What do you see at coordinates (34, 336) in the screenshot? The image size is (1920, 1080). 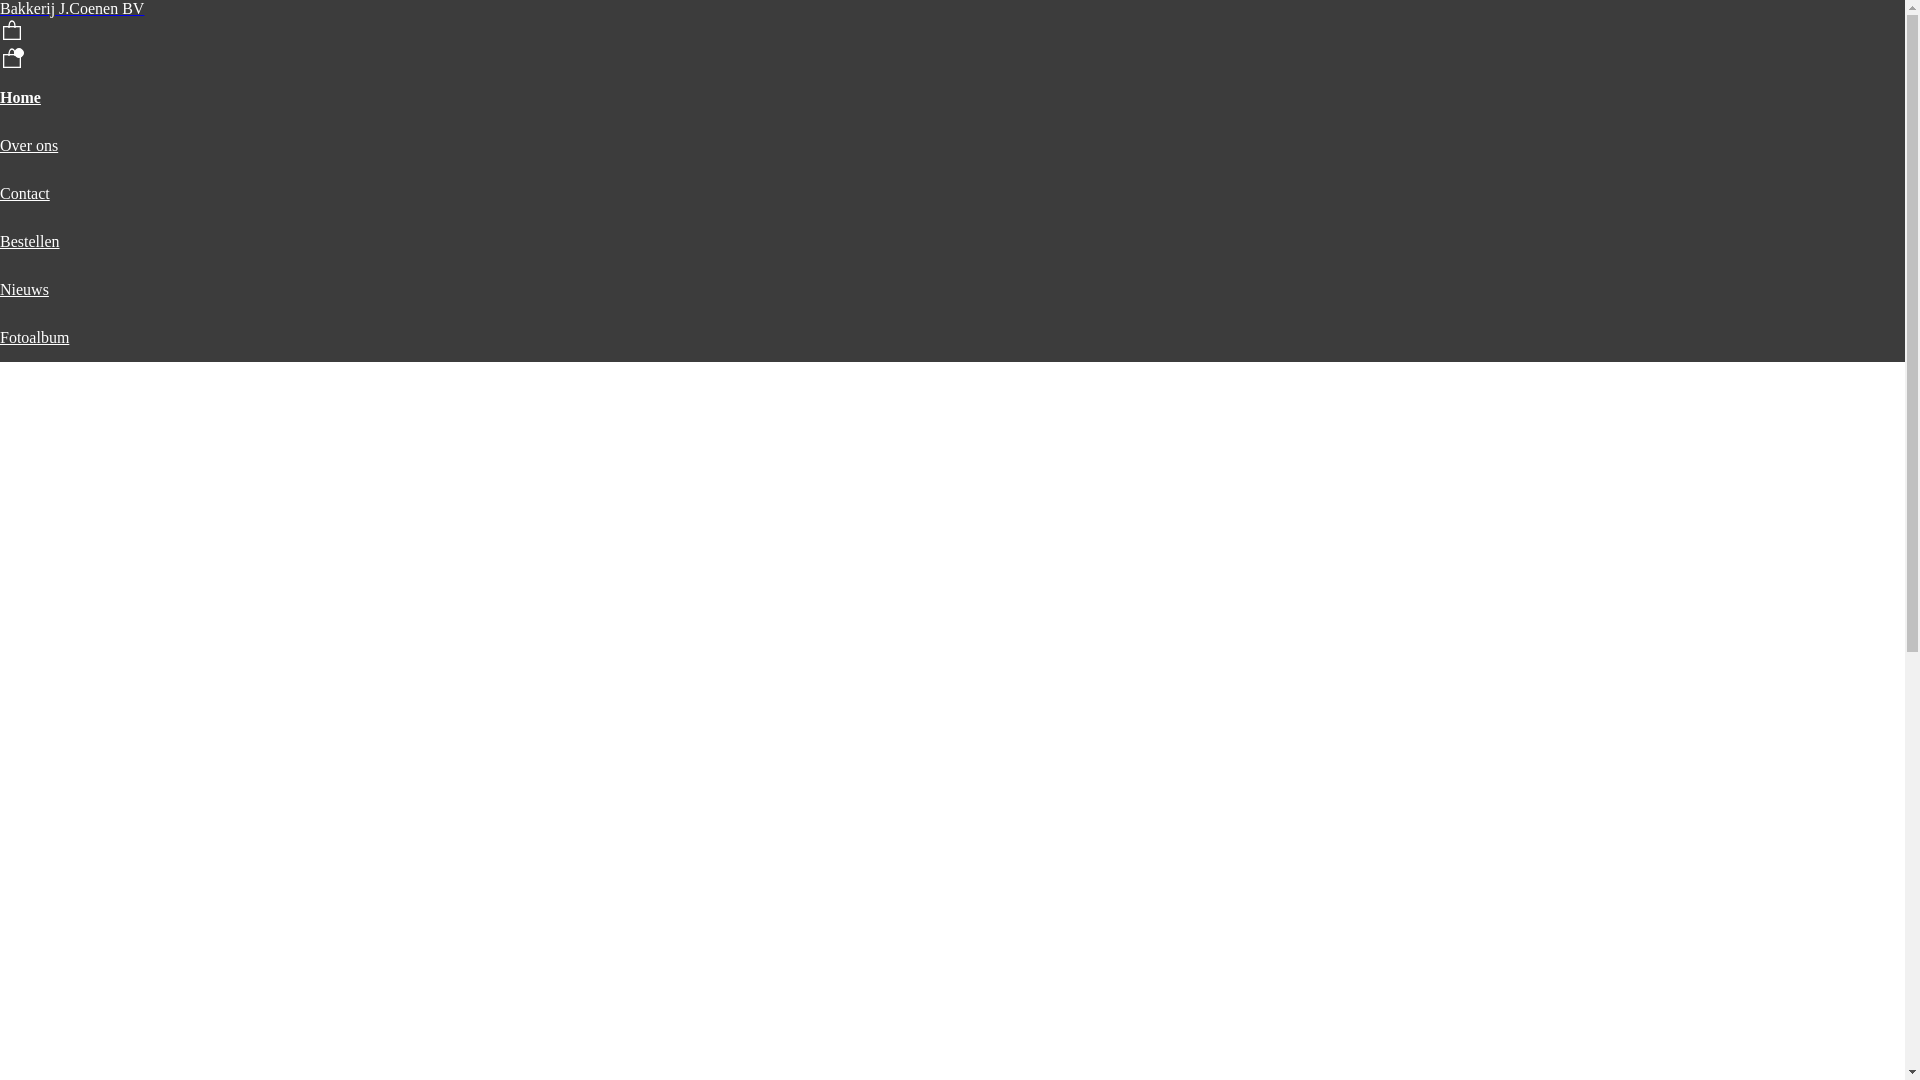 I see `'Fotoalbum'` at bounding box center [34, 336].